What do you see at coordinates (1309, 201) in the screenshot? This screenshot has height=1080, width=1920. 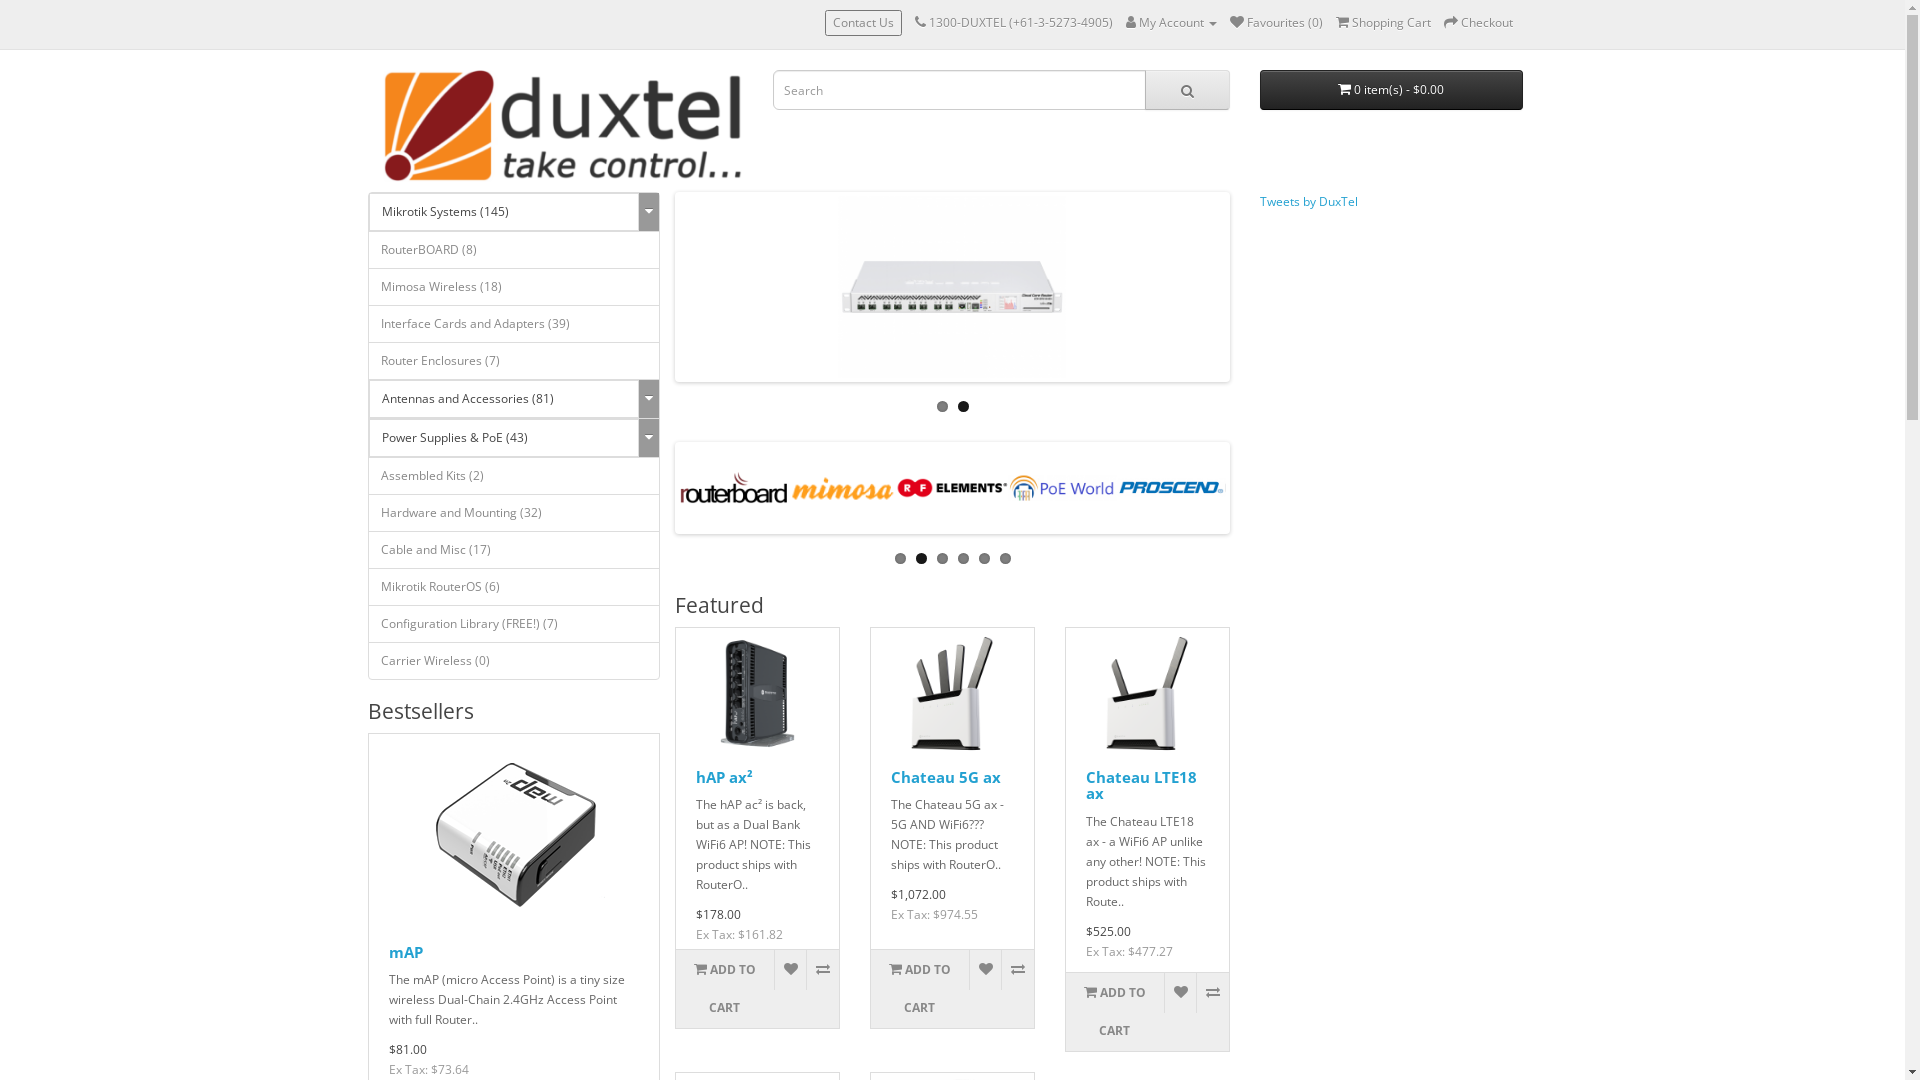 I see `'Tweets by DuxTel'` at bounding box center [1309, 201].